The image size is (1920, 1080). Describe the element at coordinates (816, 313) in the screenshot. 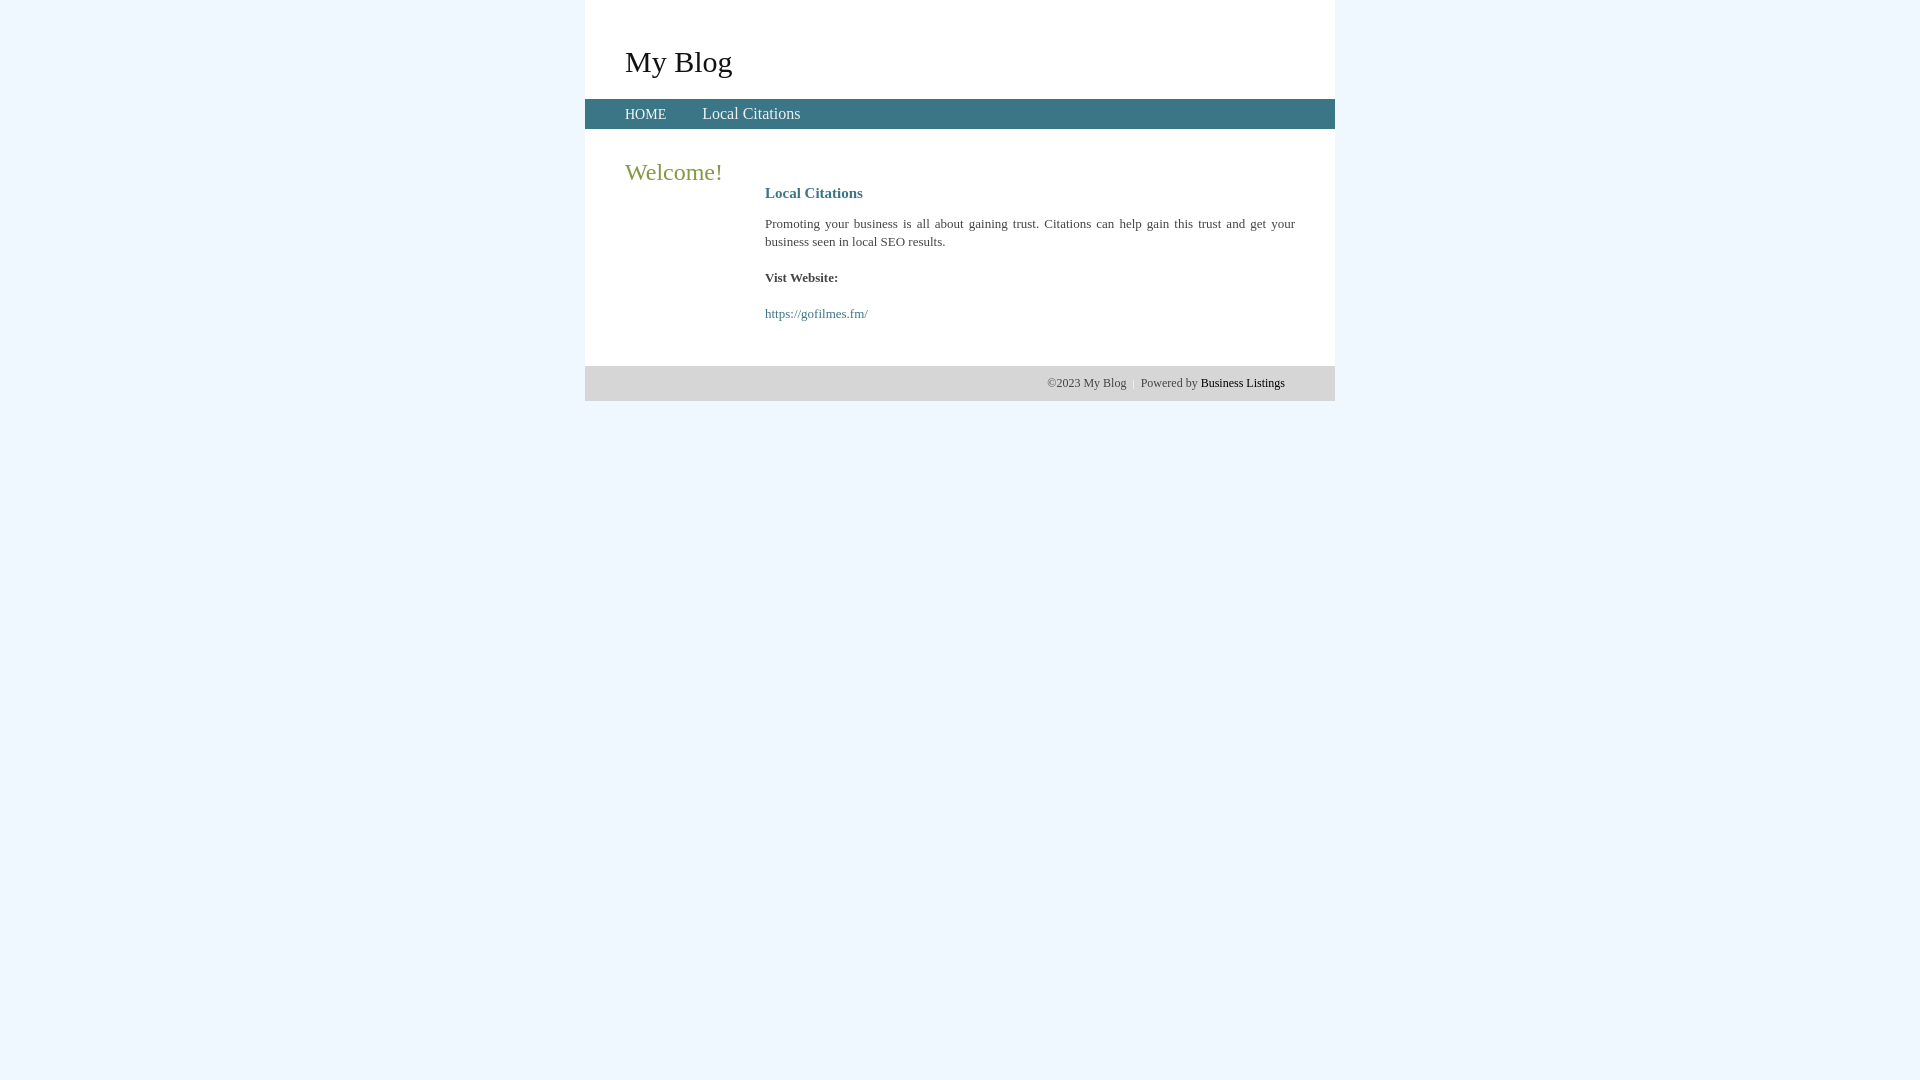

I see `'https://gofilmes.fm/'` at that location.